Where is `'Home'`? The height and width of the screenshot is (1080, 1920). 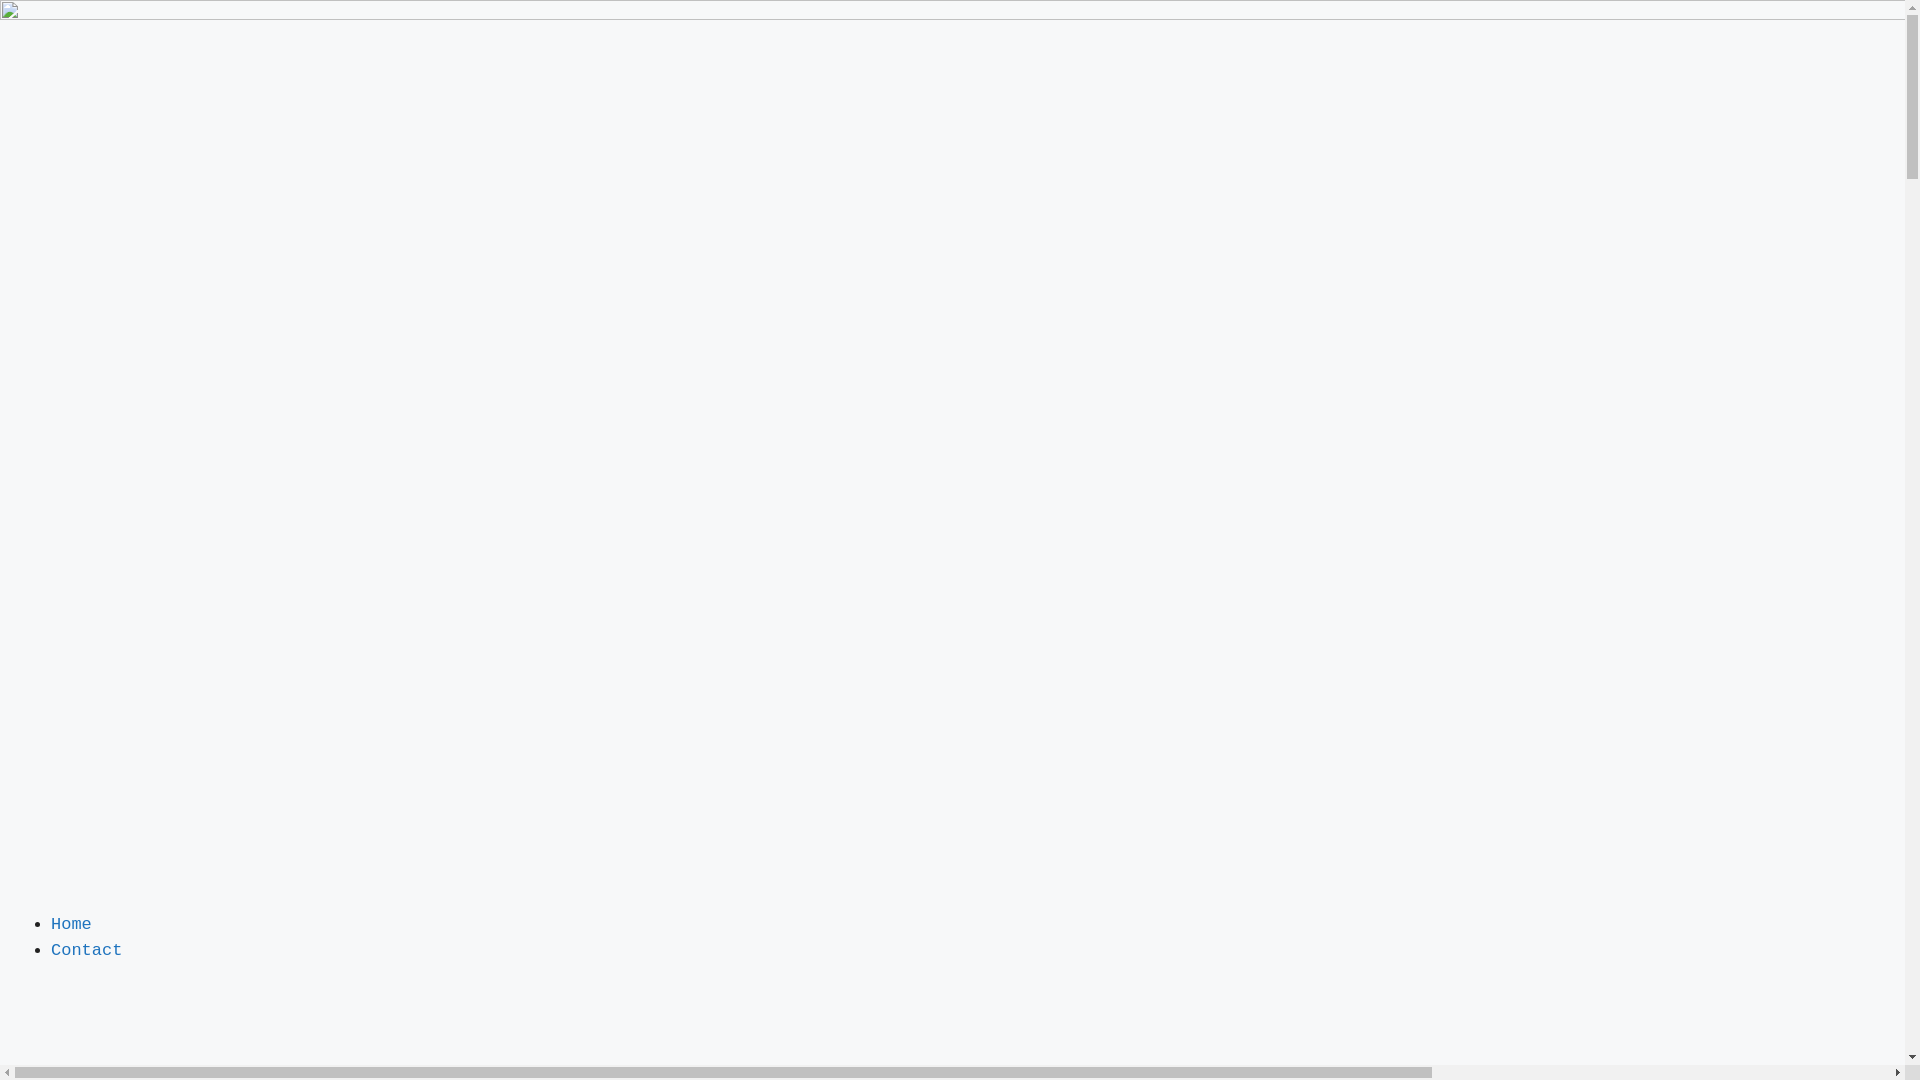 'Home' is located at coordinates (71, 924).